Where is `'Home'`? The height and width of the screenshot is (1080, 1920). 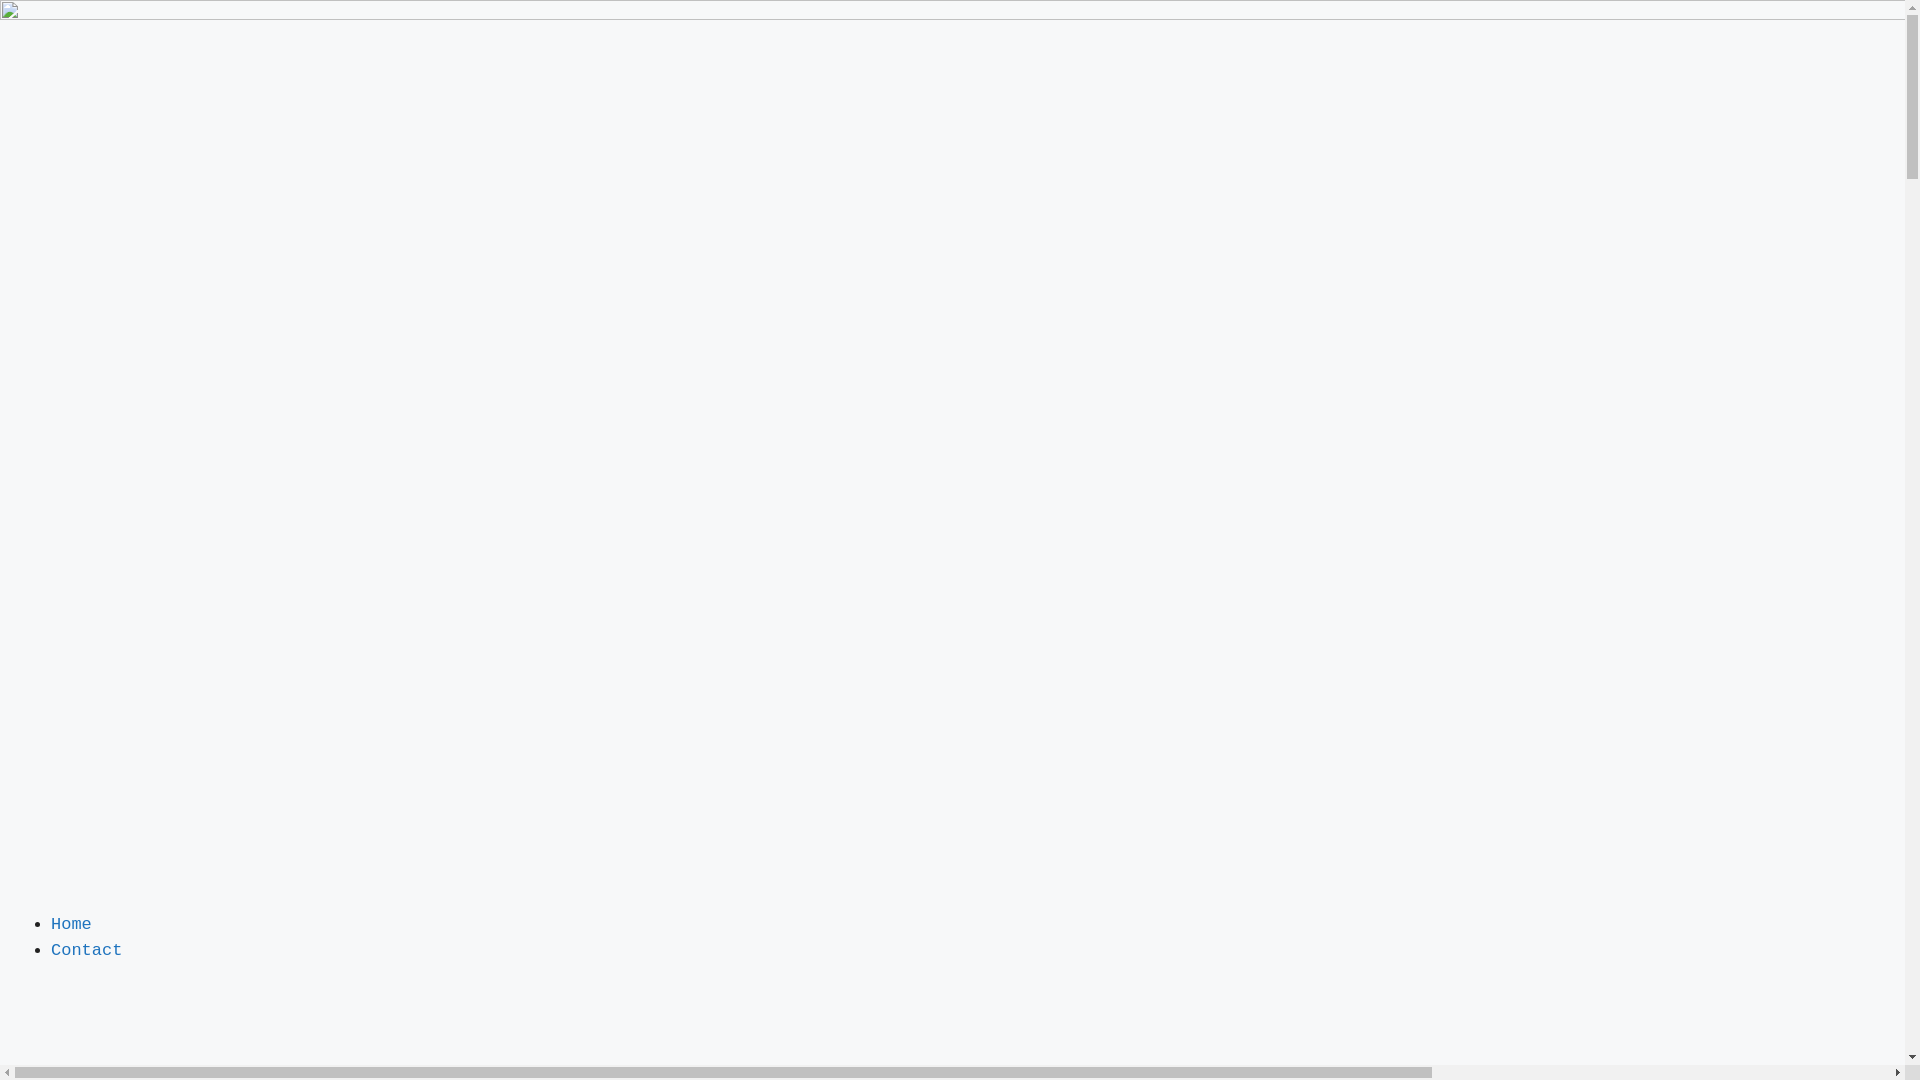 'Home' is located at coordinates (71, 924).